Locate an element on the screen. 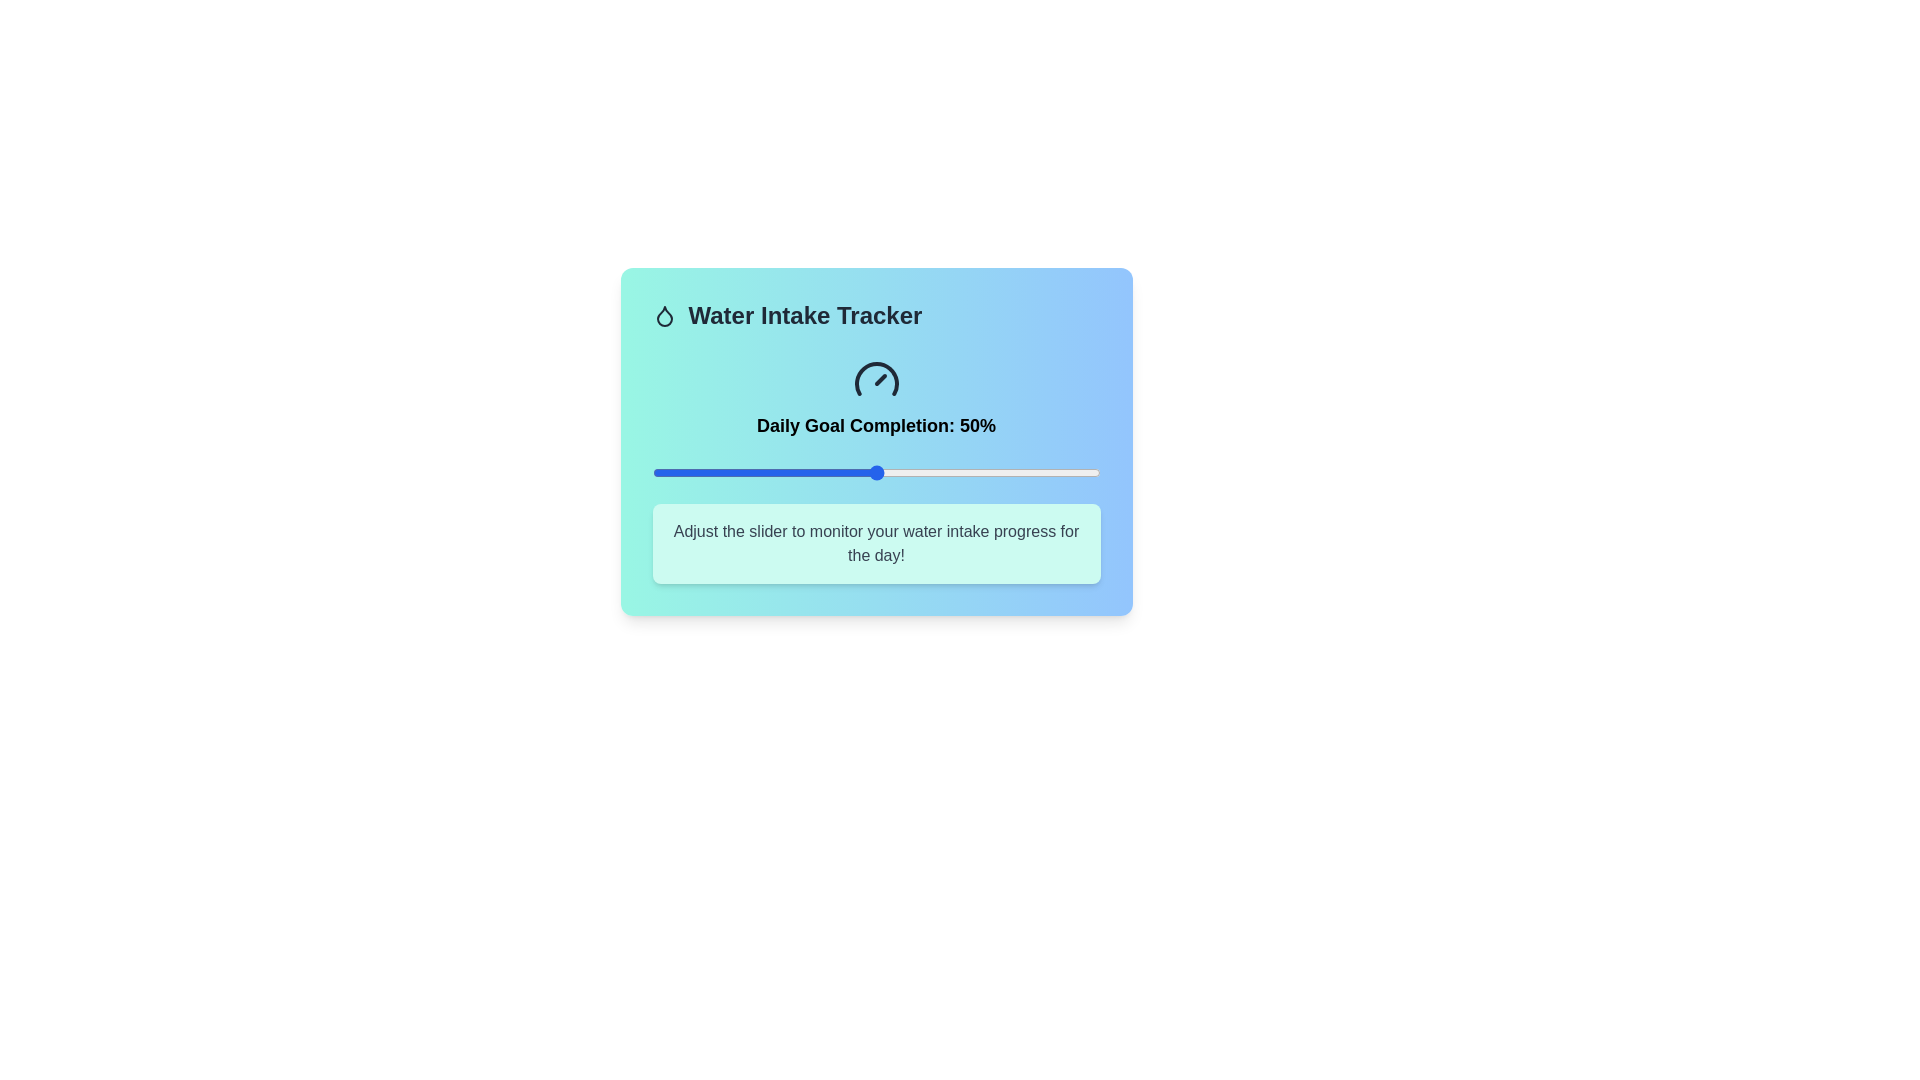 This screenshot has width=1920, height=1080. the slider to set the goal completion percentage to 27 is located at coordinates (772, 473).